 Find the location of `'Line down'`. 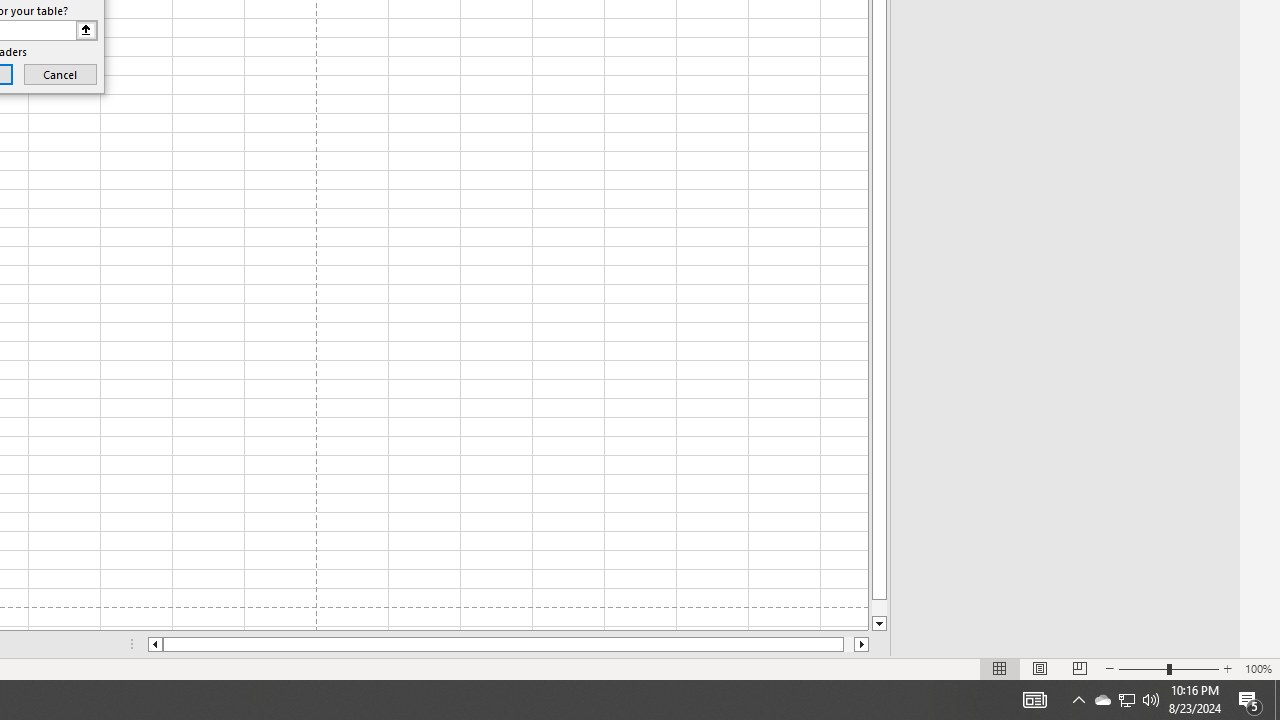

'Line down' is located at coordinates (879, 623).